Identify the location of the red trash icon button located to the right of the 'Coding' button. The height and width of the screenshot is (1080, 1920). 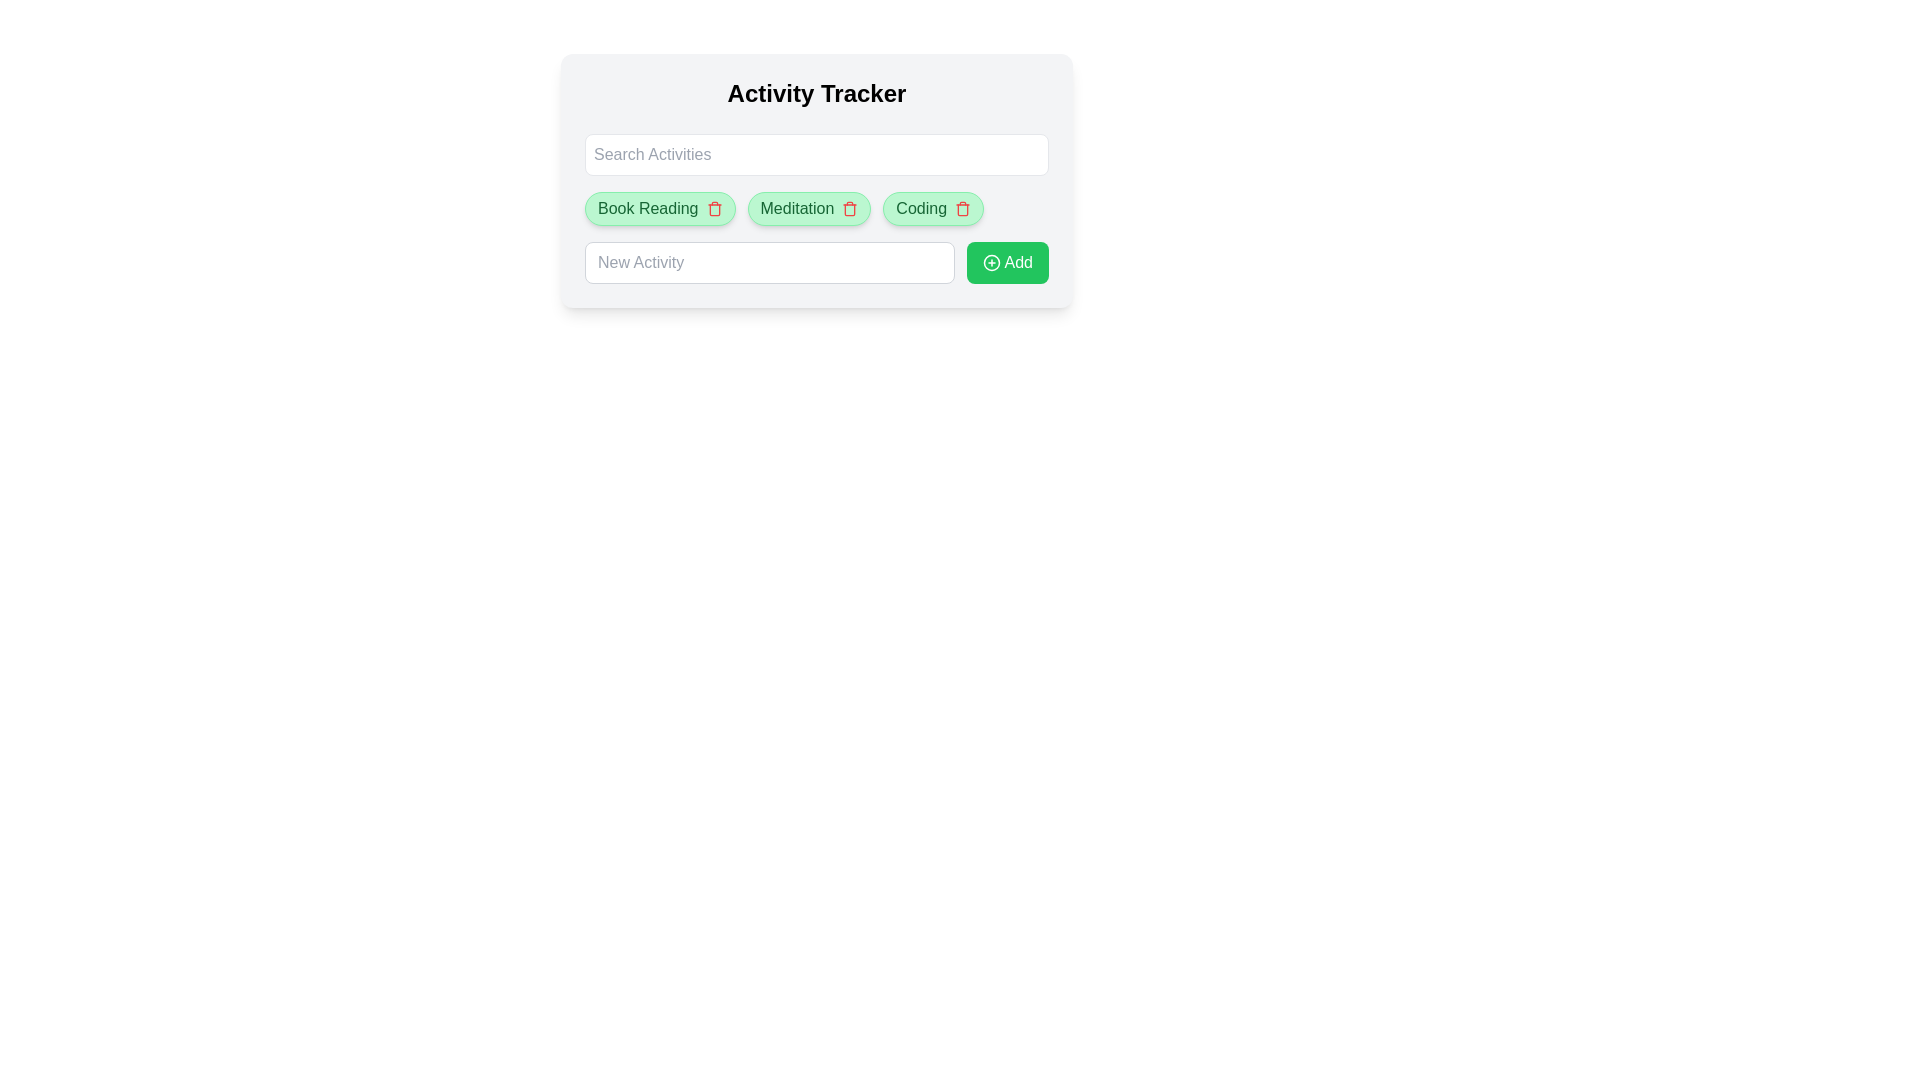
(963, 208).